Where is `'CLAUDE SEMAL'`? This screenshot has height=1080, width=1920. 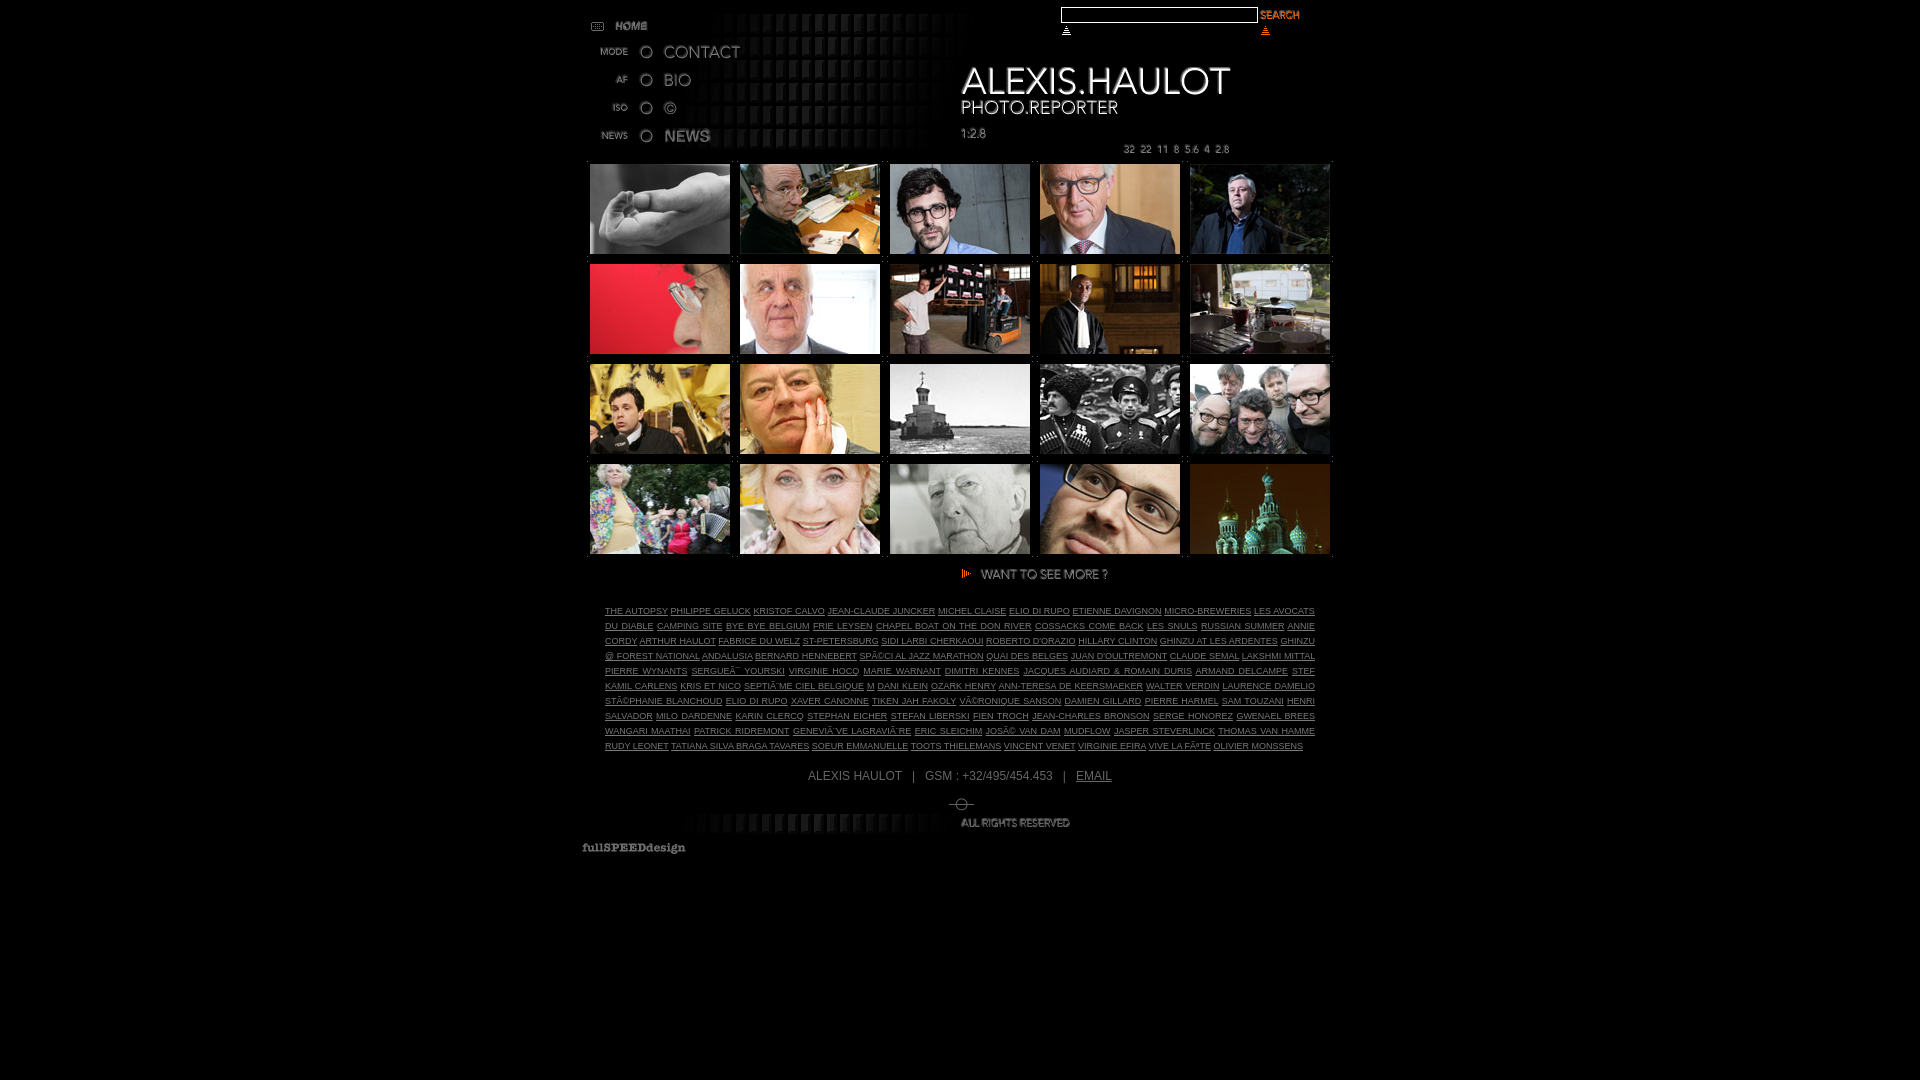
'CLAUDE SEMAL' is located at coordinates (1170, 655).